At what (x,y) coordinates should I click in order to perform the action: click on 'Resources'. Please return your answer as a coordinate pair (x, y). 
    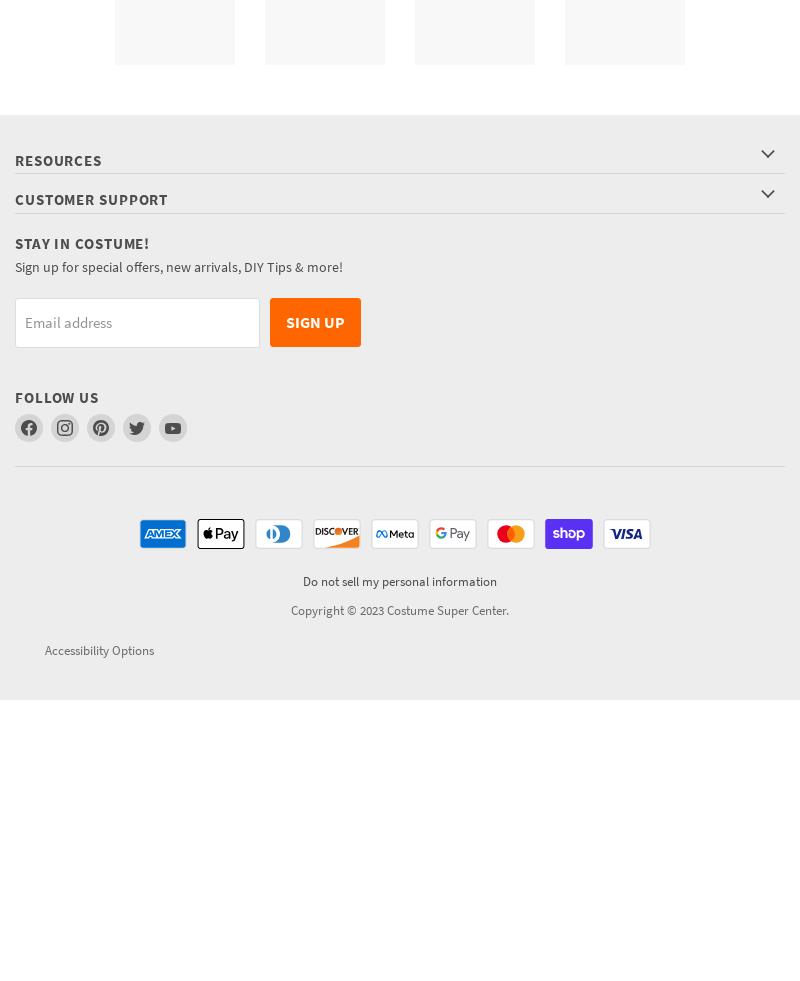
    Looking at the image, I should click on (57, 159).